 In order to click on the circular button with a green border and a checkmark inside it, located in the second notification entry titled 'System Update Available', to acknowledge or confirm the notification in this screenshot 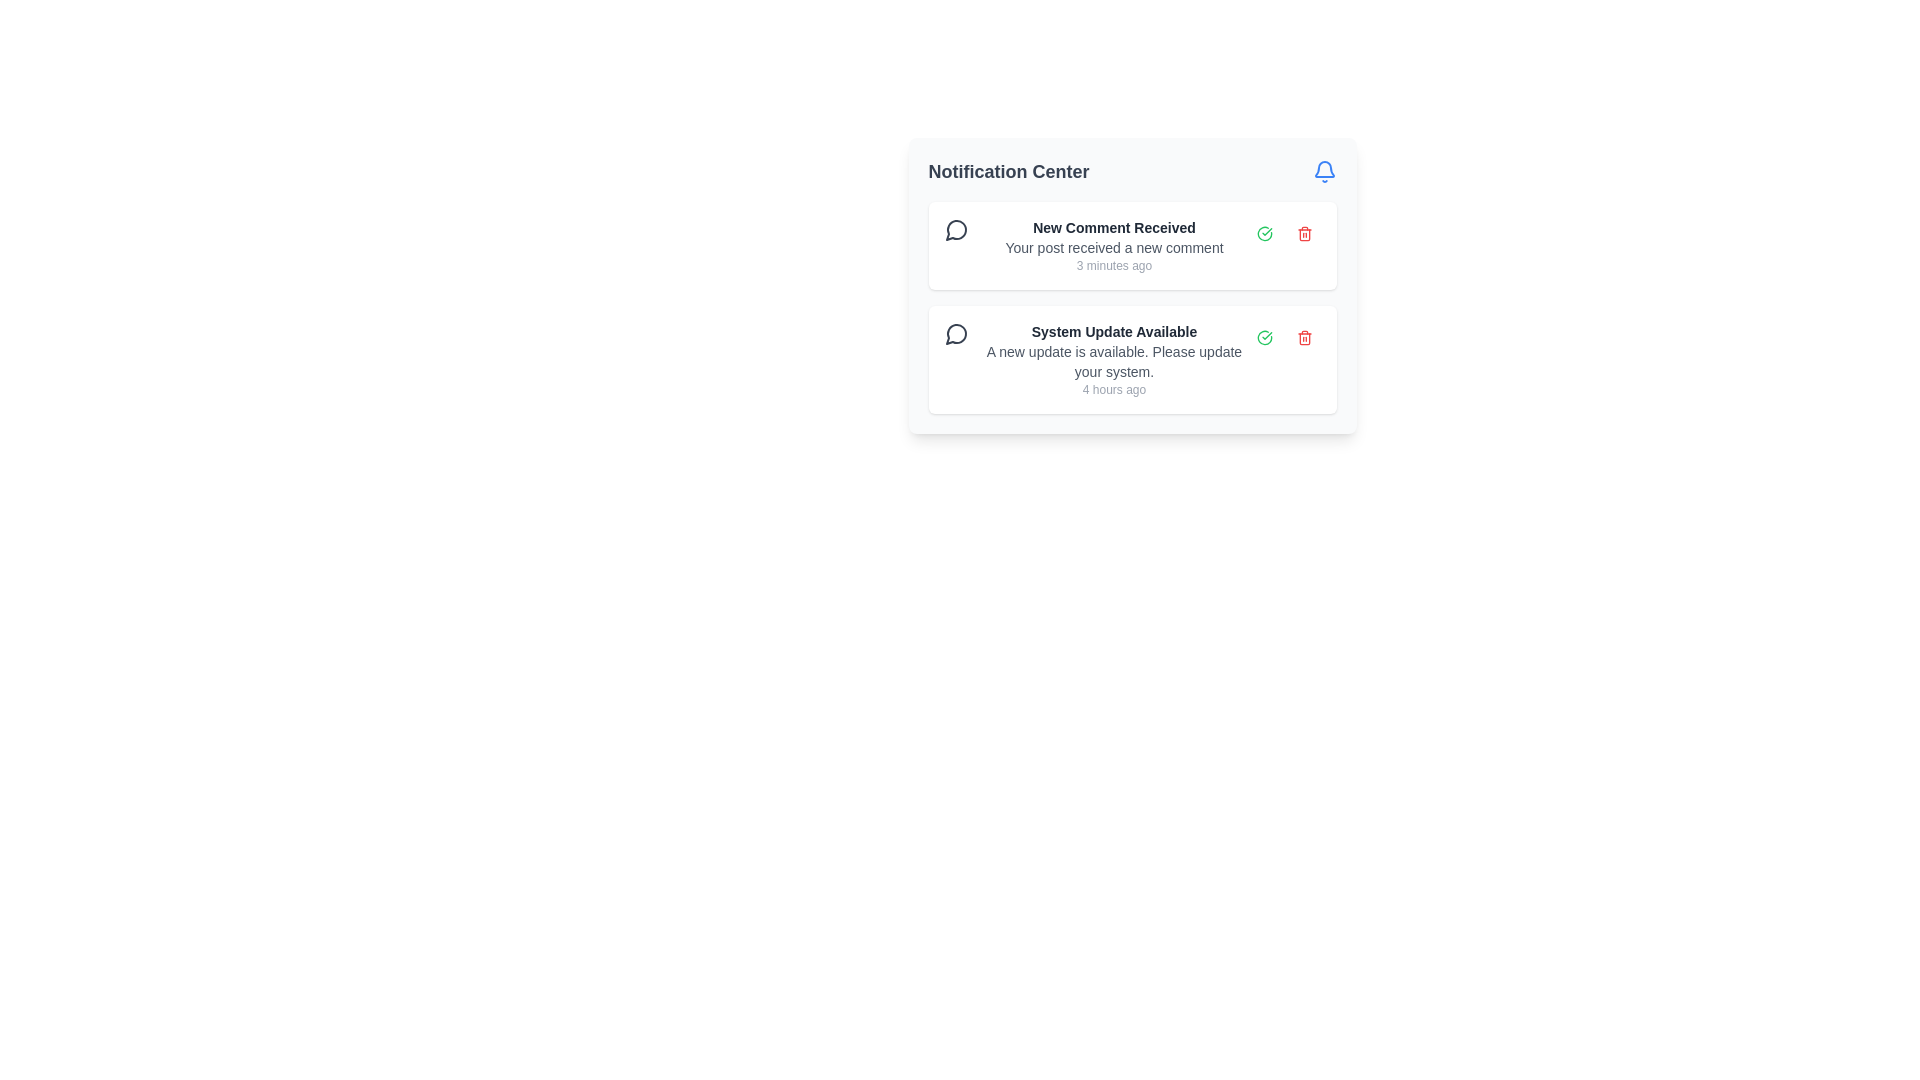, I will do `click(1263, 337)`.